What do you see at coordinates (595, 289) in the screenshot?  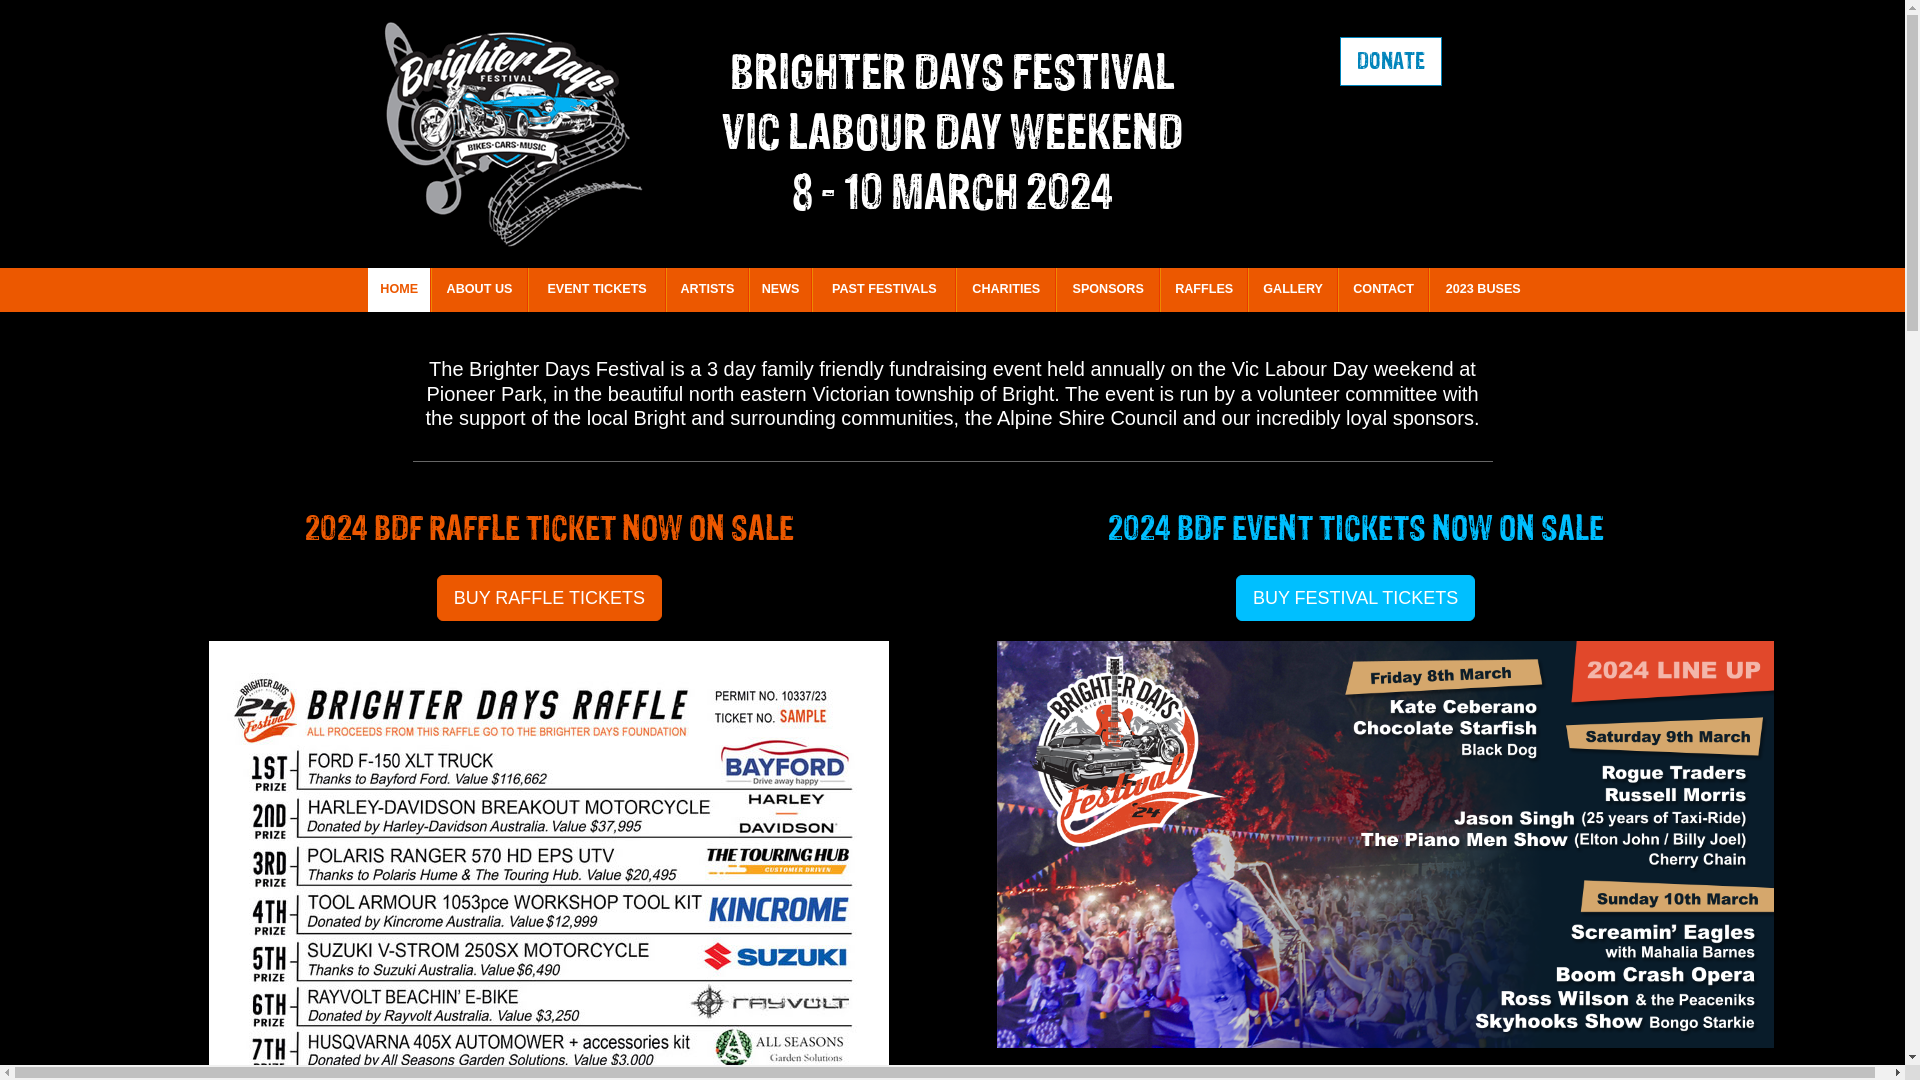 I see `'EVENT TICKETS'` at bounding box center [595, 289].